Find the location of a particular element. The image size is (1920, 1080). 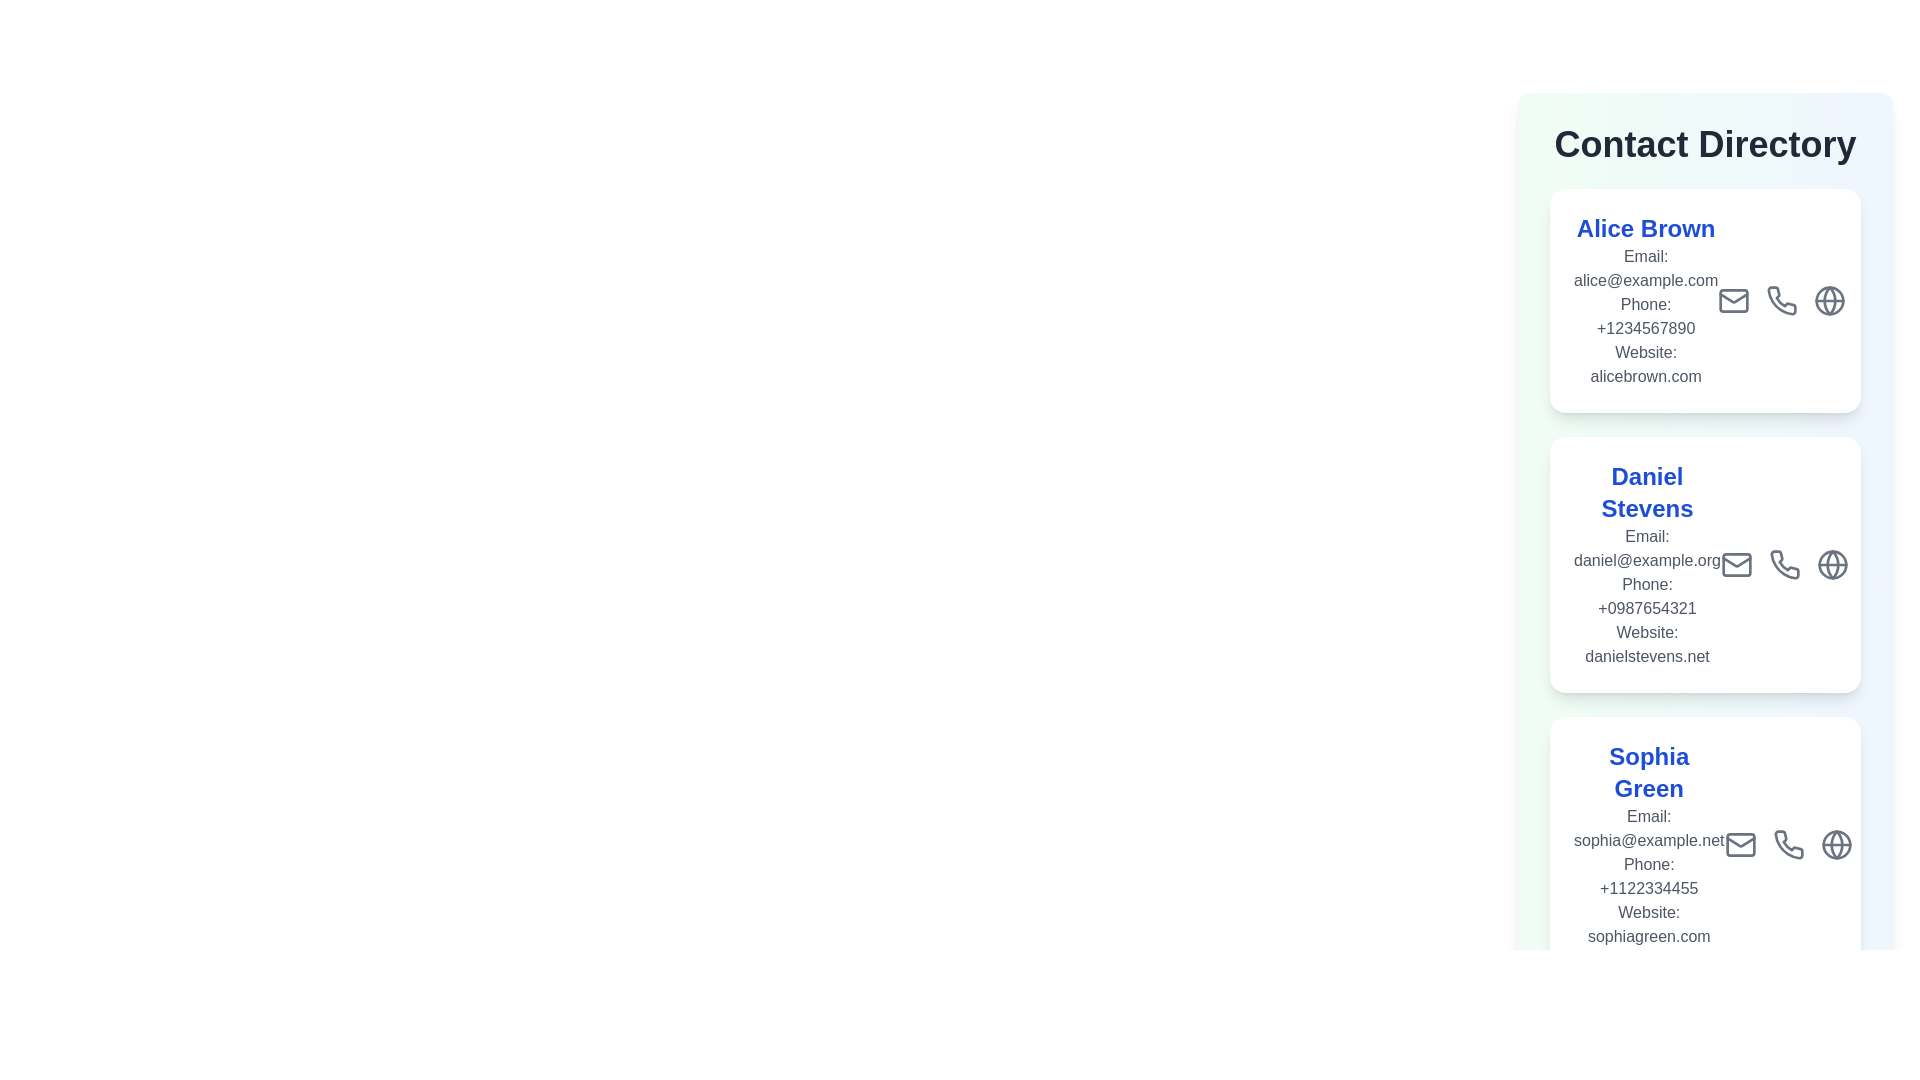

the website icon for the contact Sophia Green is located at coordinates (1836, 925).